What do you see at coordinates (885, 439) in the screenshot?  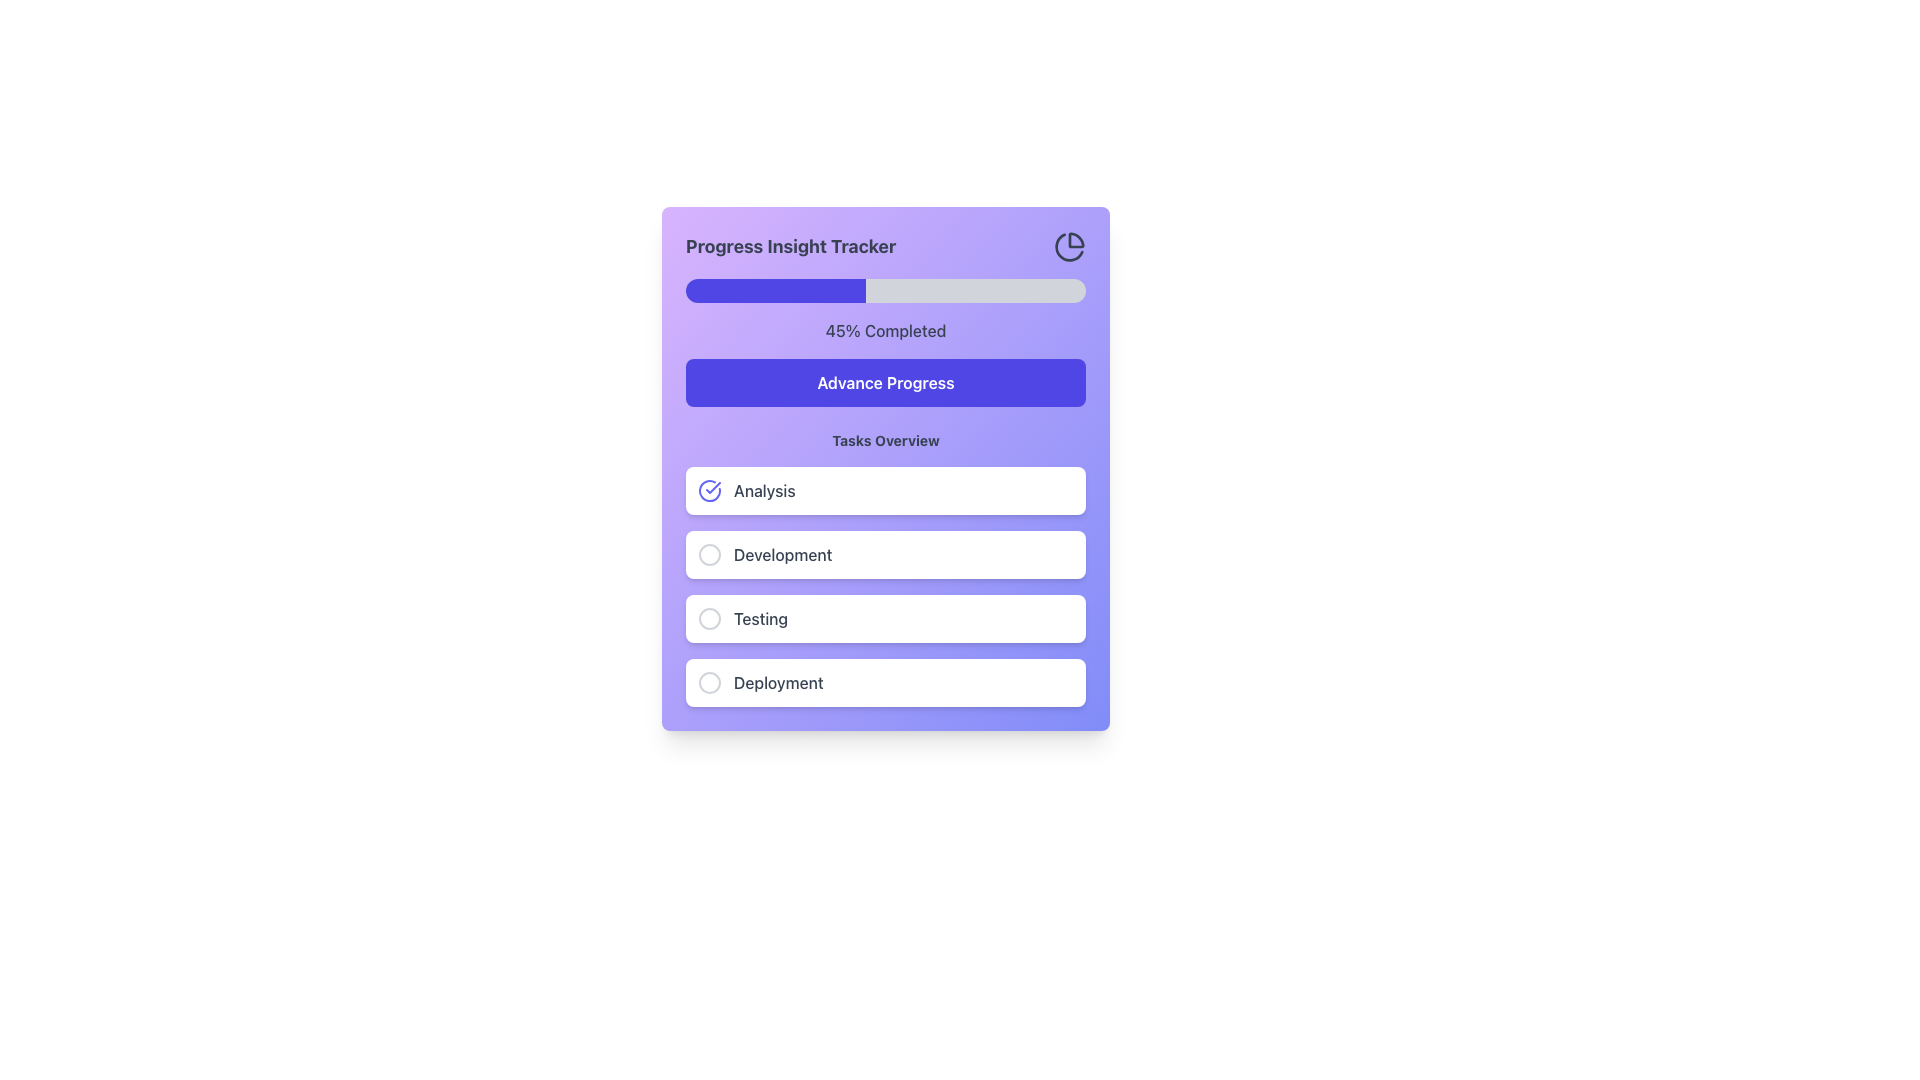 I see `the 'Tasks Overview' text header that is displayed in bold gray color, centrally aligned at the top of the vertical task list` at bounding box center [885, 439].